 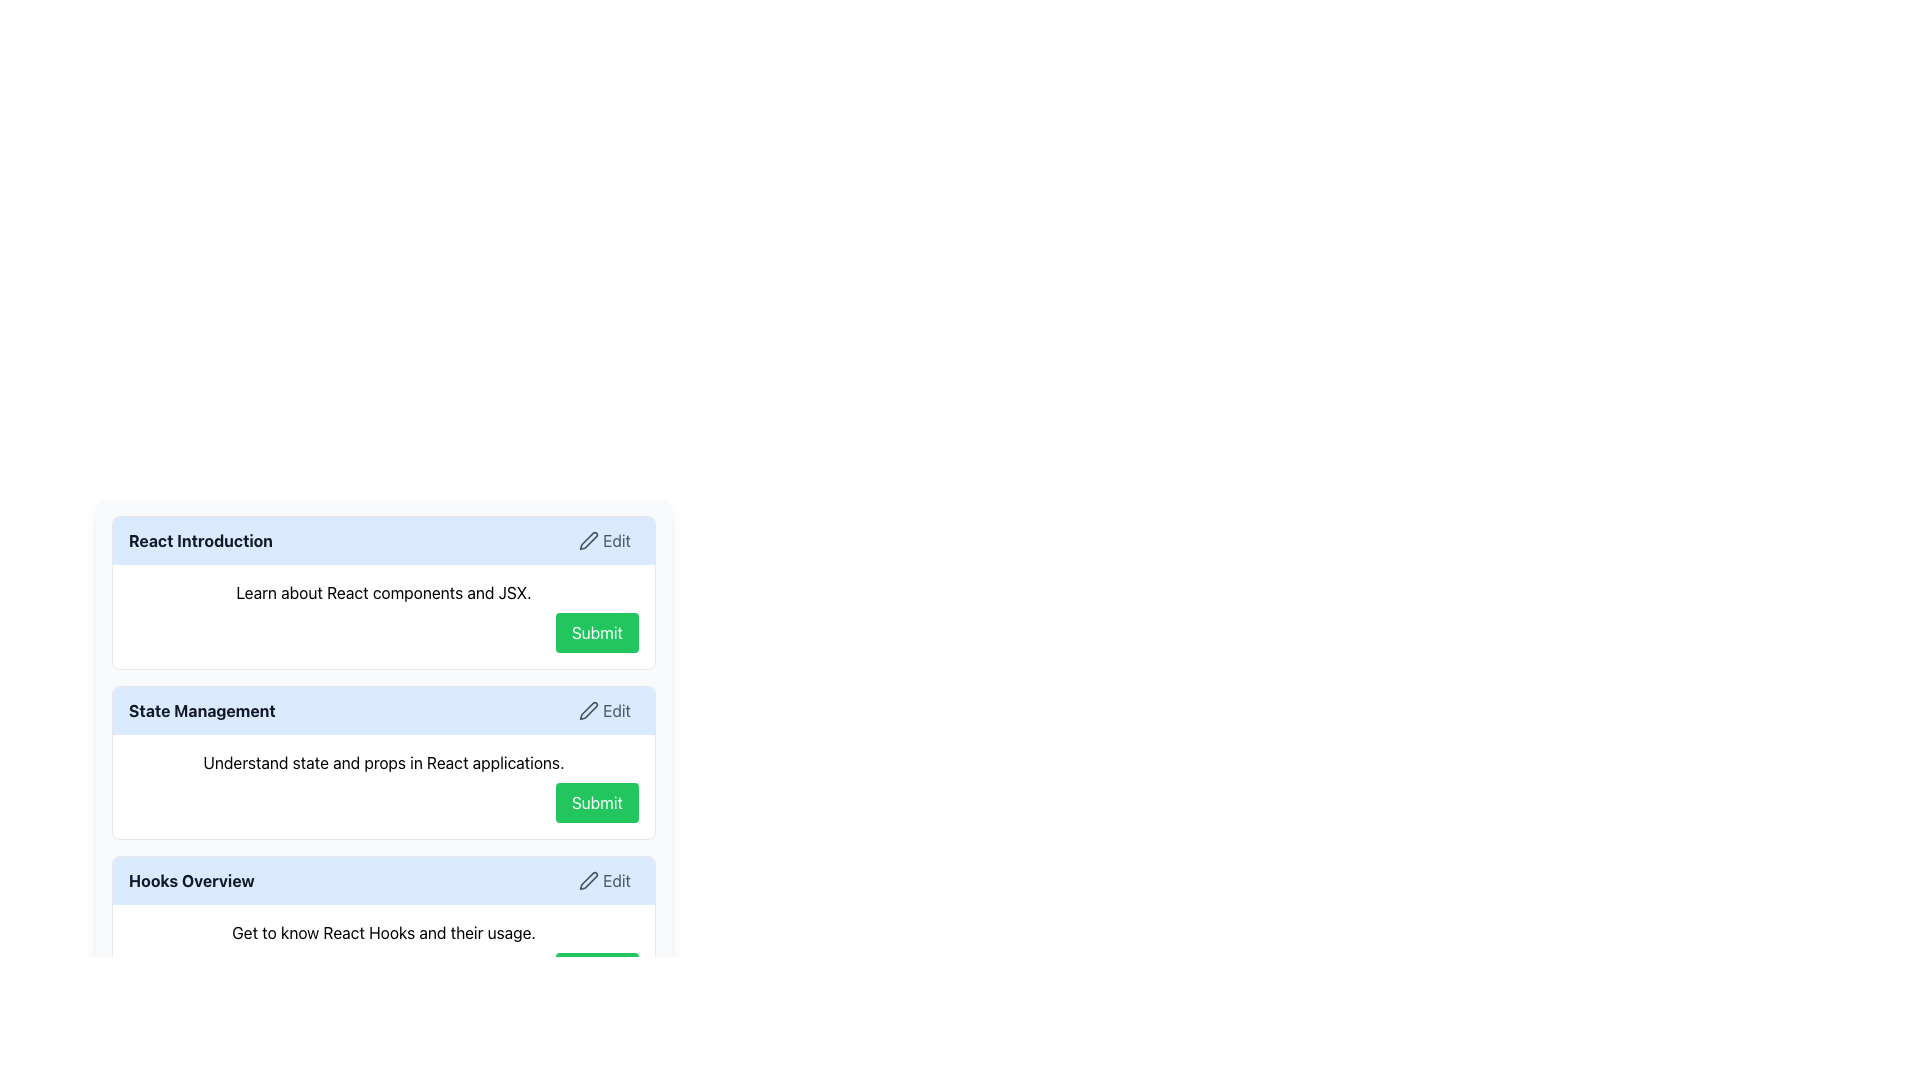 What do you see at coordinates (191, 879) in the screenshot?
I see `the 'Hooks Overview' text label located in the header area of the 'Hooks Overview Edit' box, which is displayed in bold black font against a light blue background` at bounding box center [191, 879].